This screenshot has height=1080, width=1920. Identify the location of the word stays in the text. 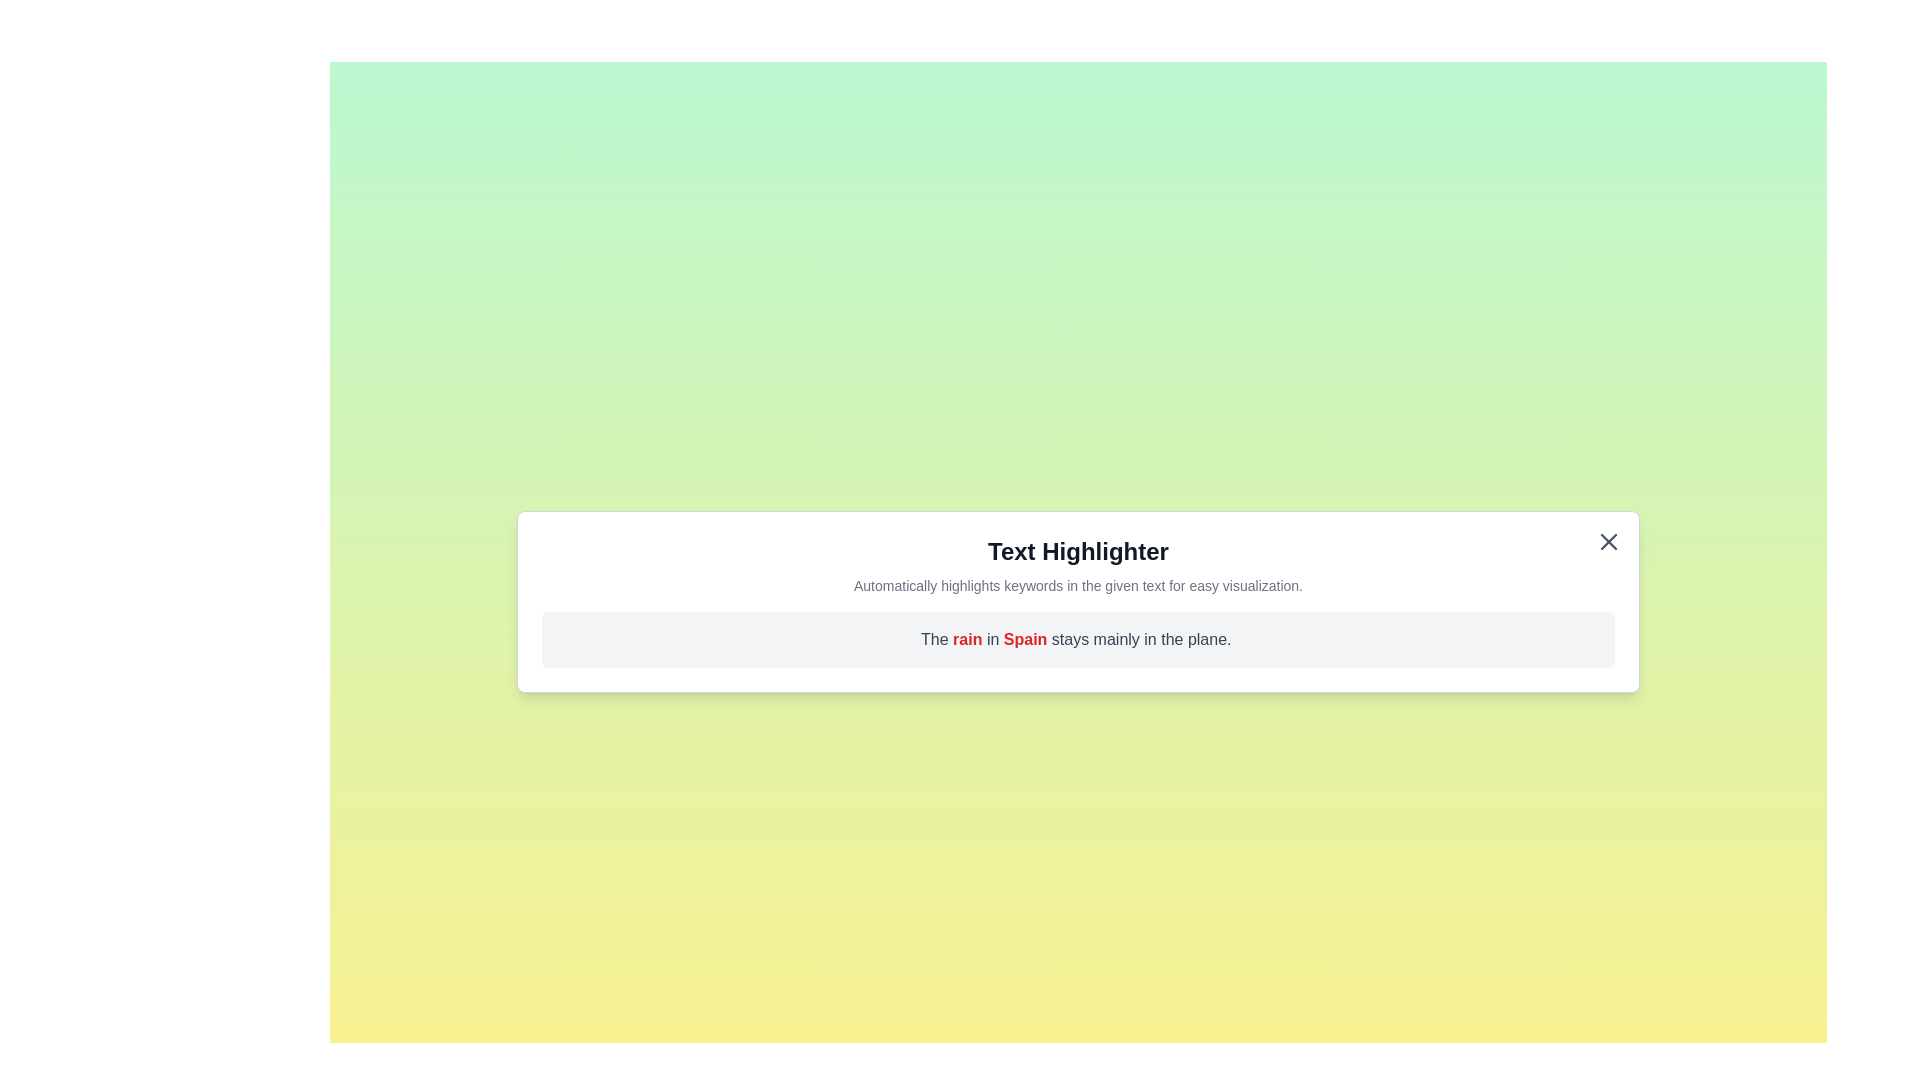
(1071, 639).